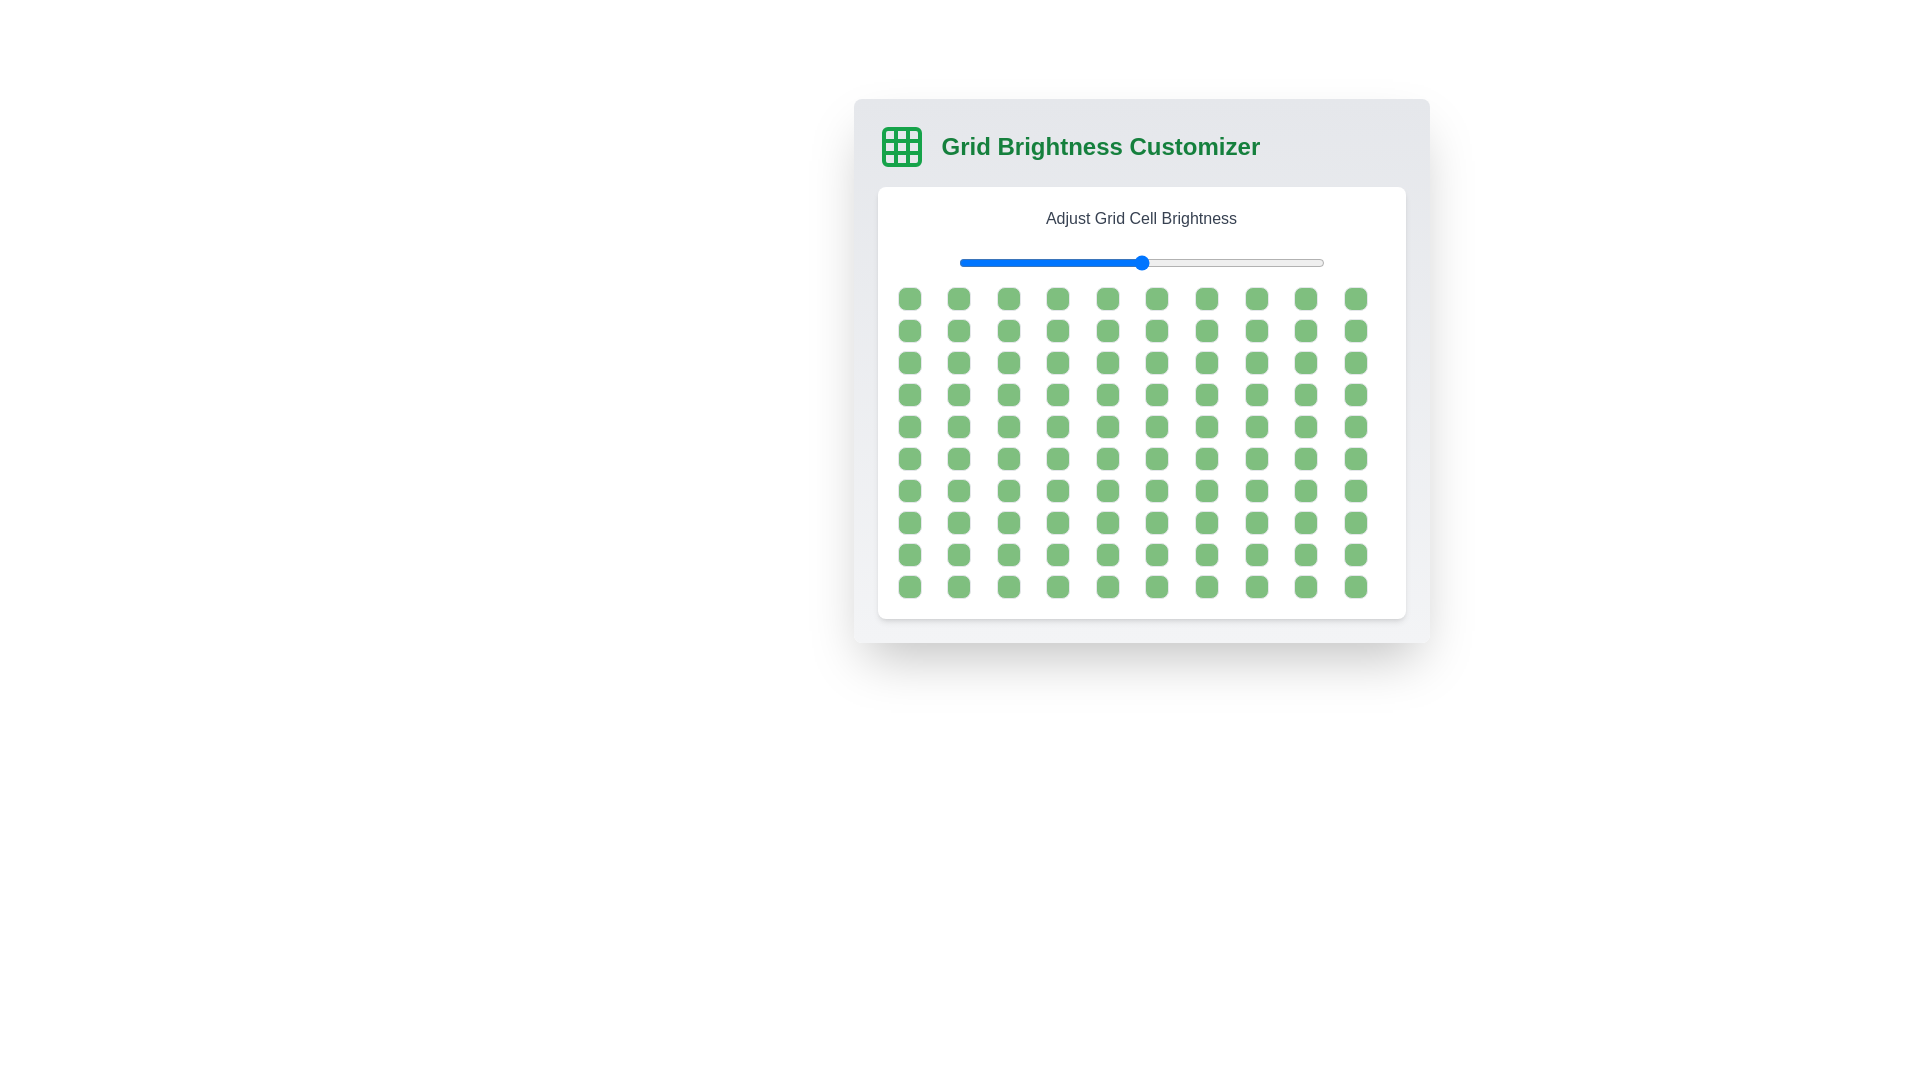 Image resolution: width=1920 pixels, height=1080 pixels. What do you see at coordinates (1074, 261) in the screenshot?
I see `the brightness slider to 32%` at bounding box center [1074, 261].